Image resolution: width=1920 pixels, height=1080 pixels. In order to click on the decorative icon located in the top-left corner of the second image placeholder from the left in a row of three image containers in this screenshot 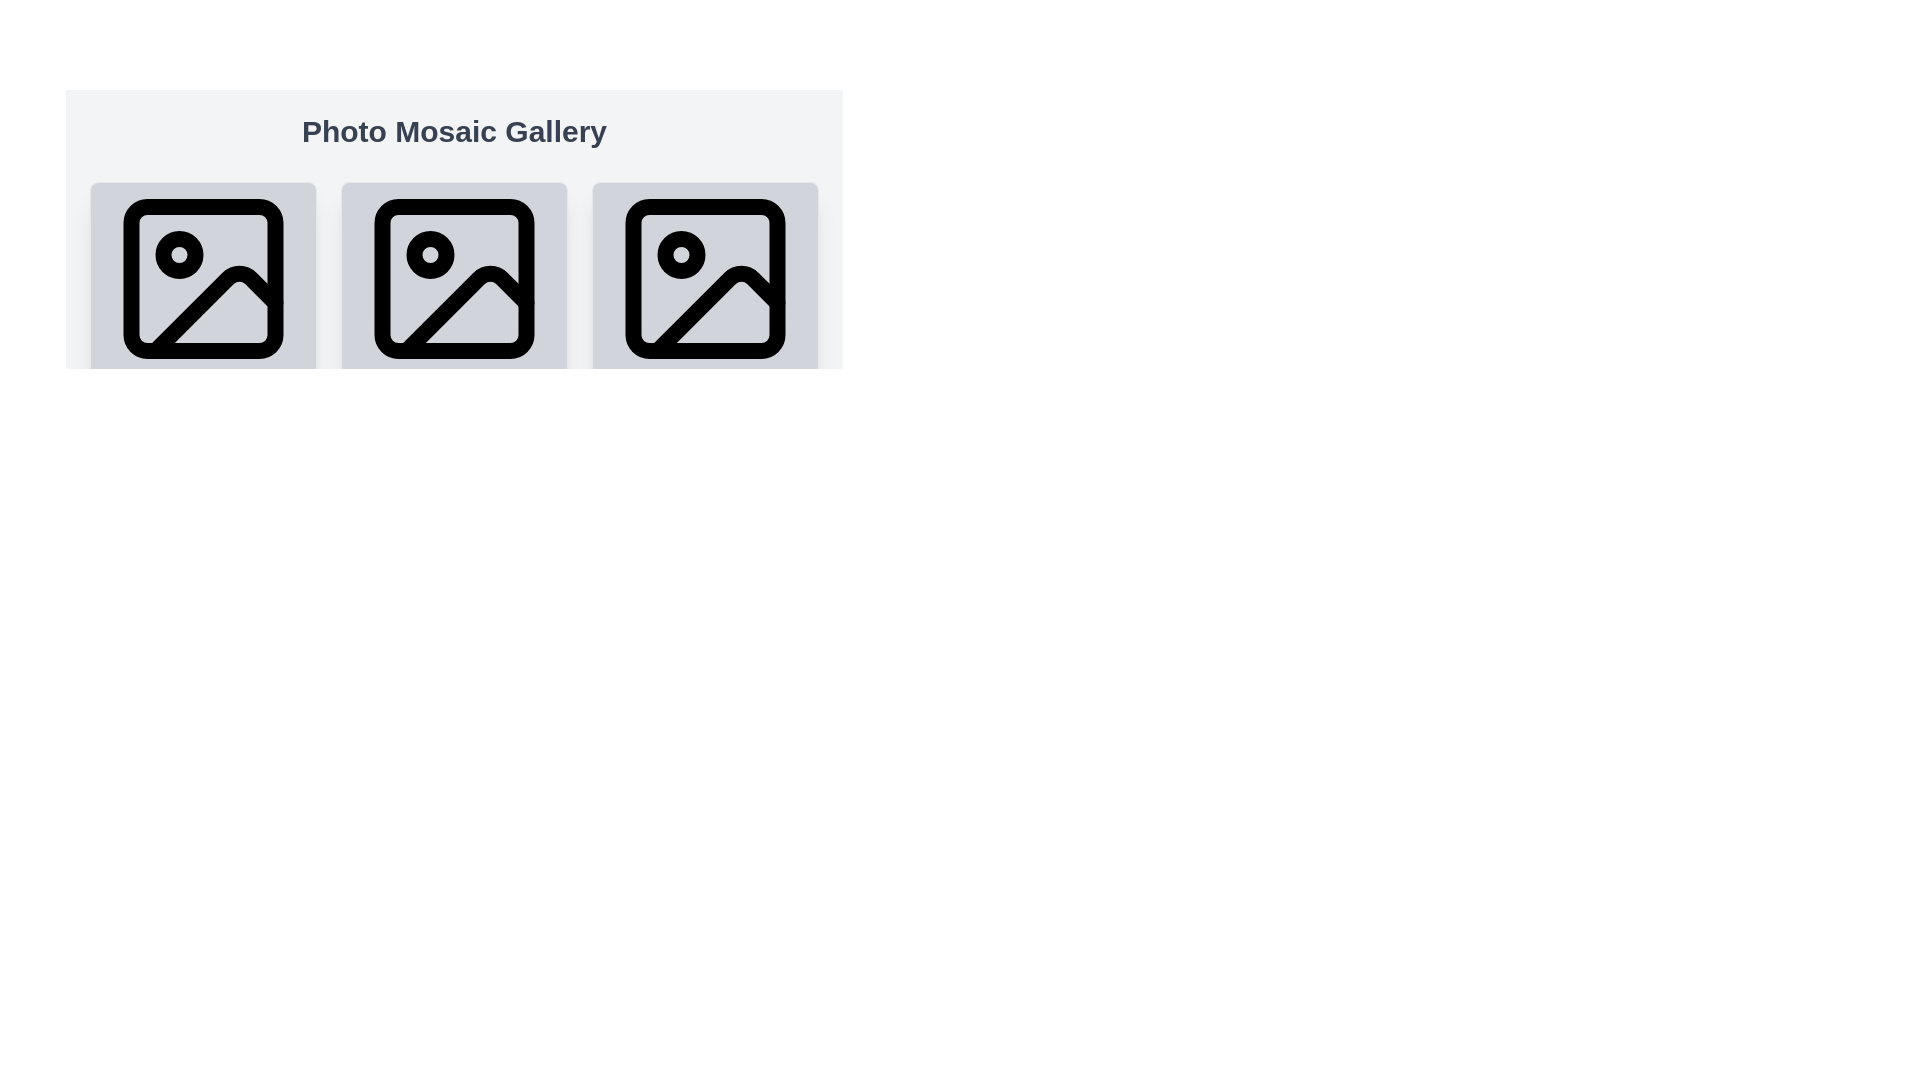, I will do `click(429, 253)`.